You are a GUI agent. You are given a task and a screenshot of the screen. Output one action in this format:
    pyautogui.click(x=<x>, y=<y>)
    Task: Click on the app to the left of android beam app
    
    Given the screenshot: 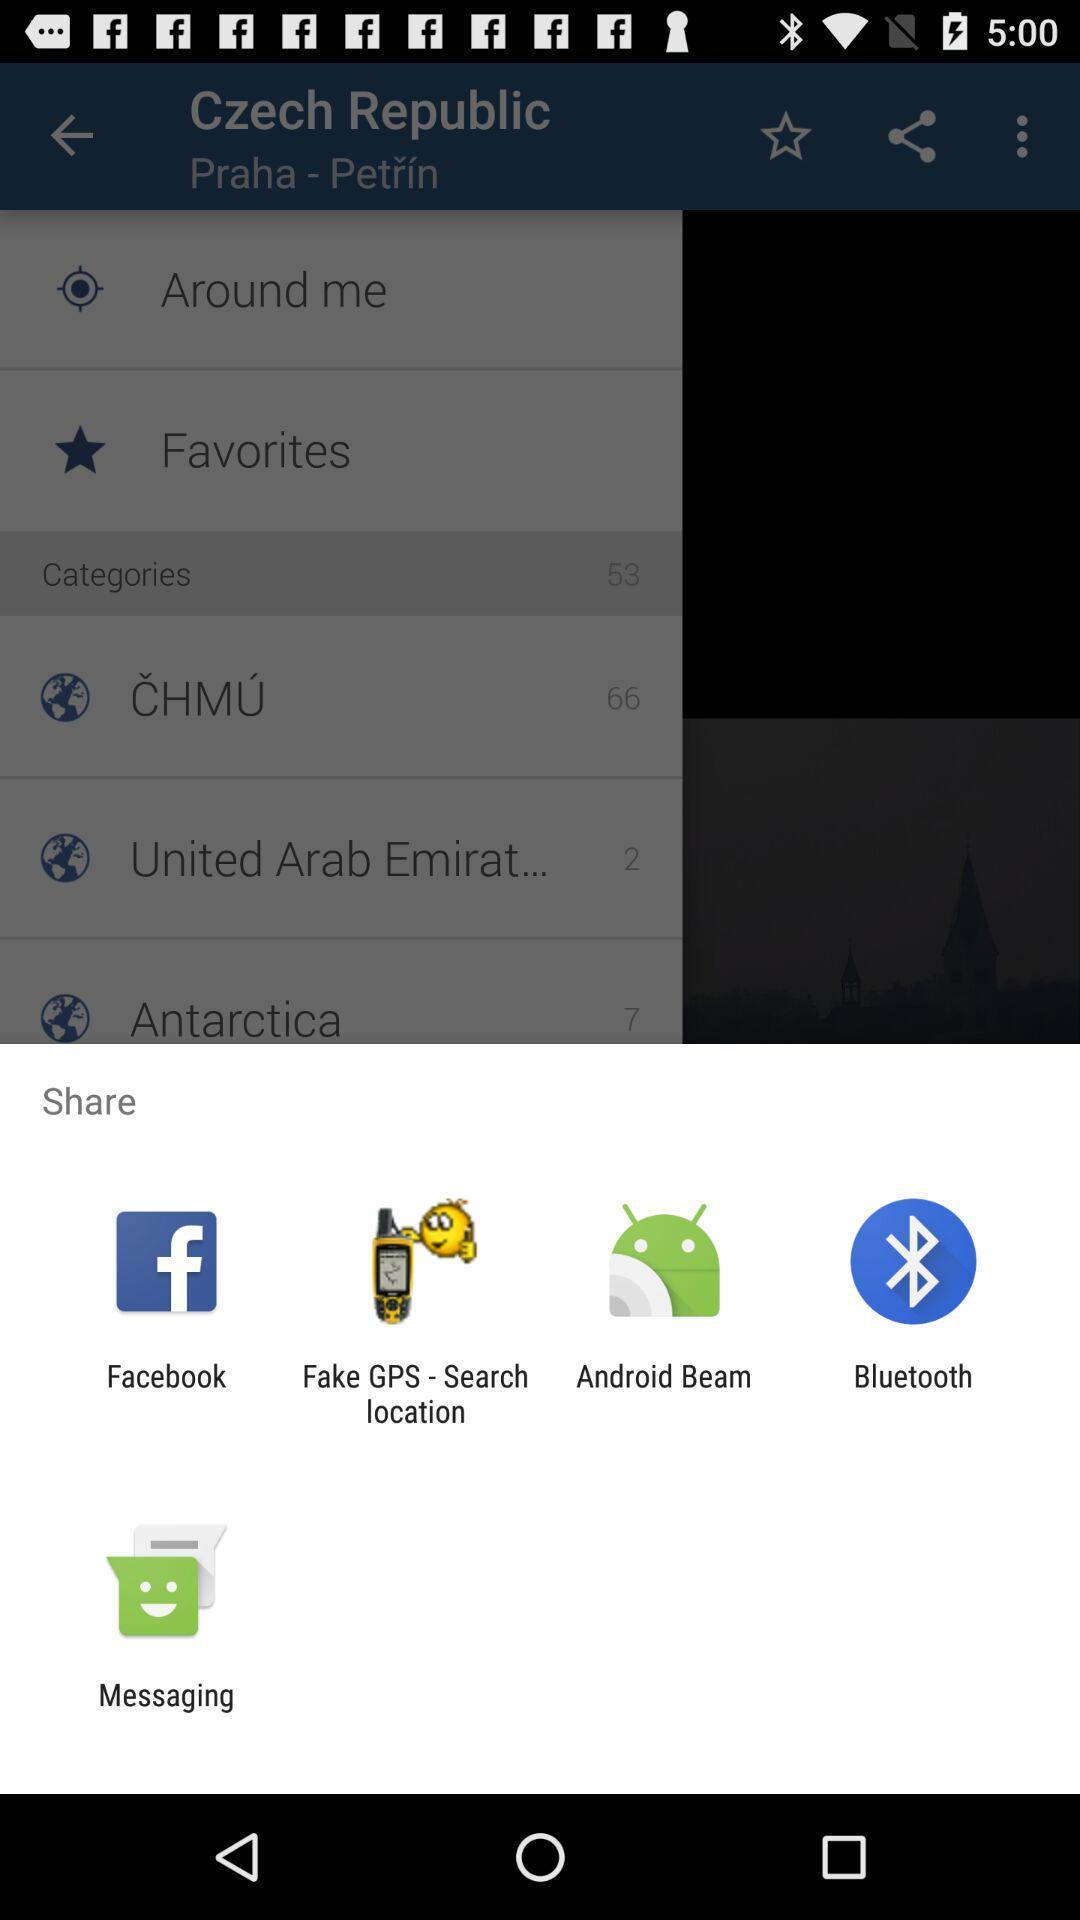 What is the action you would take?
    pyautogui.click(x=414, y=1392)
    